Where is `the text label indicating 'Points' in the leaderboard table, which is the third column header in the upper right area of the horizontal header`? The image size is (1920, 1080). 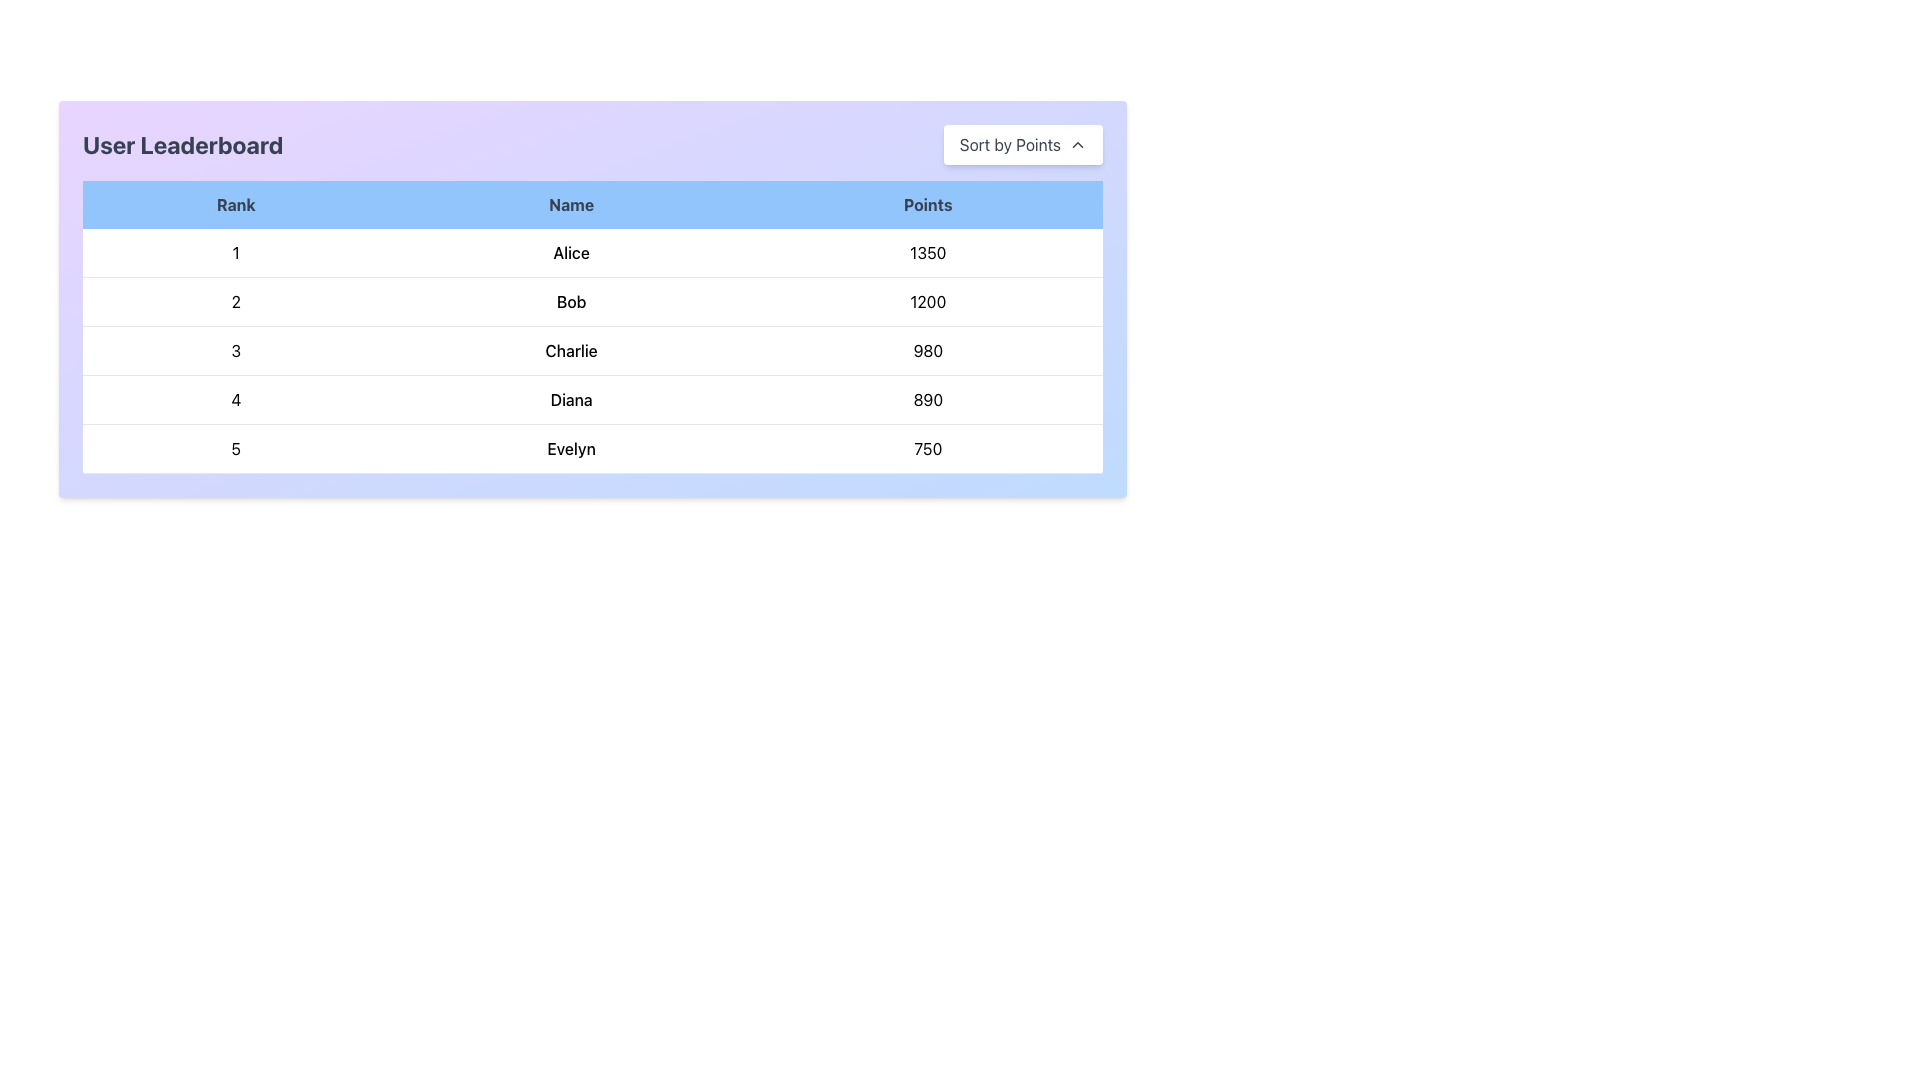
the text label indicating 'Points' in the leaderboard table, which is the third column header in the upper right area of the horizontal header is located at coordinates (927, 204).